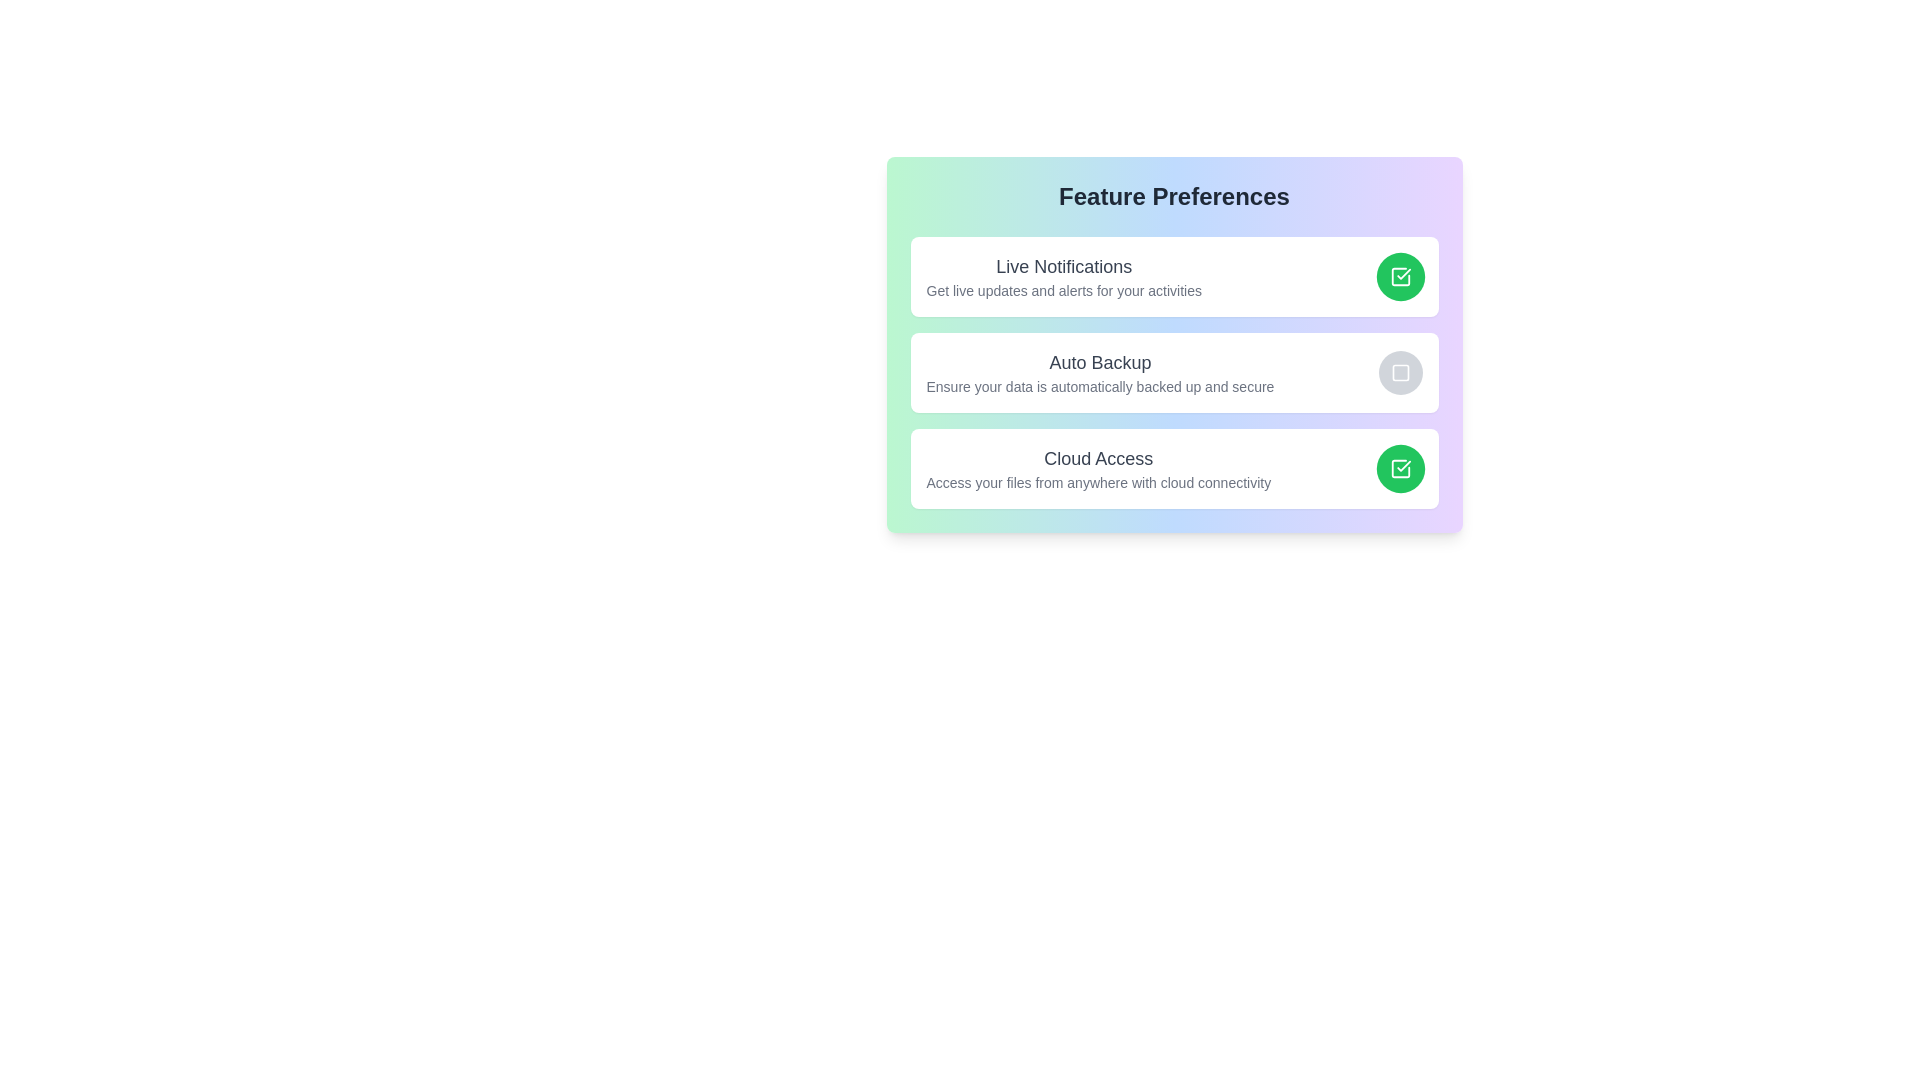  What do you see at coordinates (1174, 343) in the screenshot?
I see `the button on the right side of the informational card about the auto-backup feature, which is the second item in the 'Feature Preferences' section` at bounding box center [1174, 343].